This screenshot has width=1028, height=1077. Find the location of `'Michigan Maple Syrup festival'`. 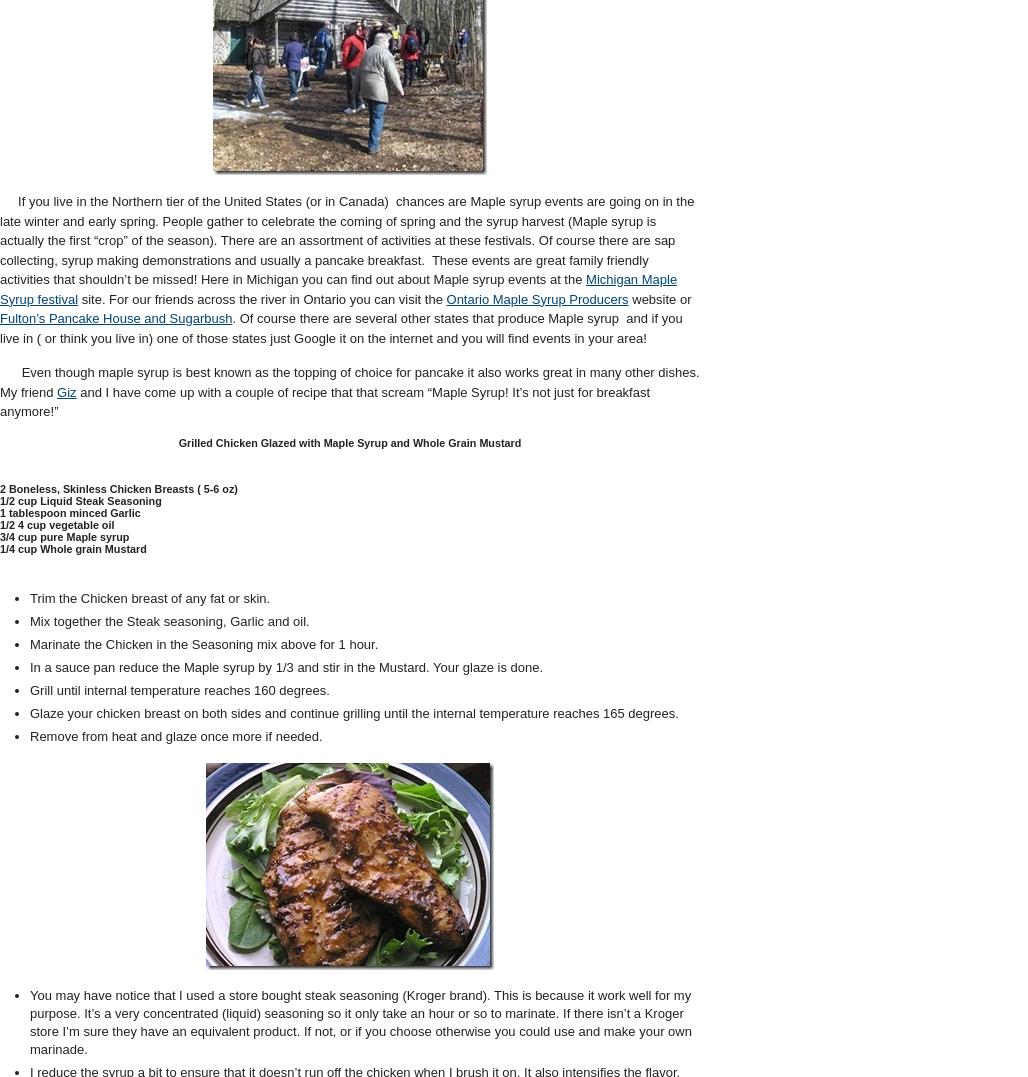

'Michigan Maple Syrup festival' is located at coordinates (337, 287).